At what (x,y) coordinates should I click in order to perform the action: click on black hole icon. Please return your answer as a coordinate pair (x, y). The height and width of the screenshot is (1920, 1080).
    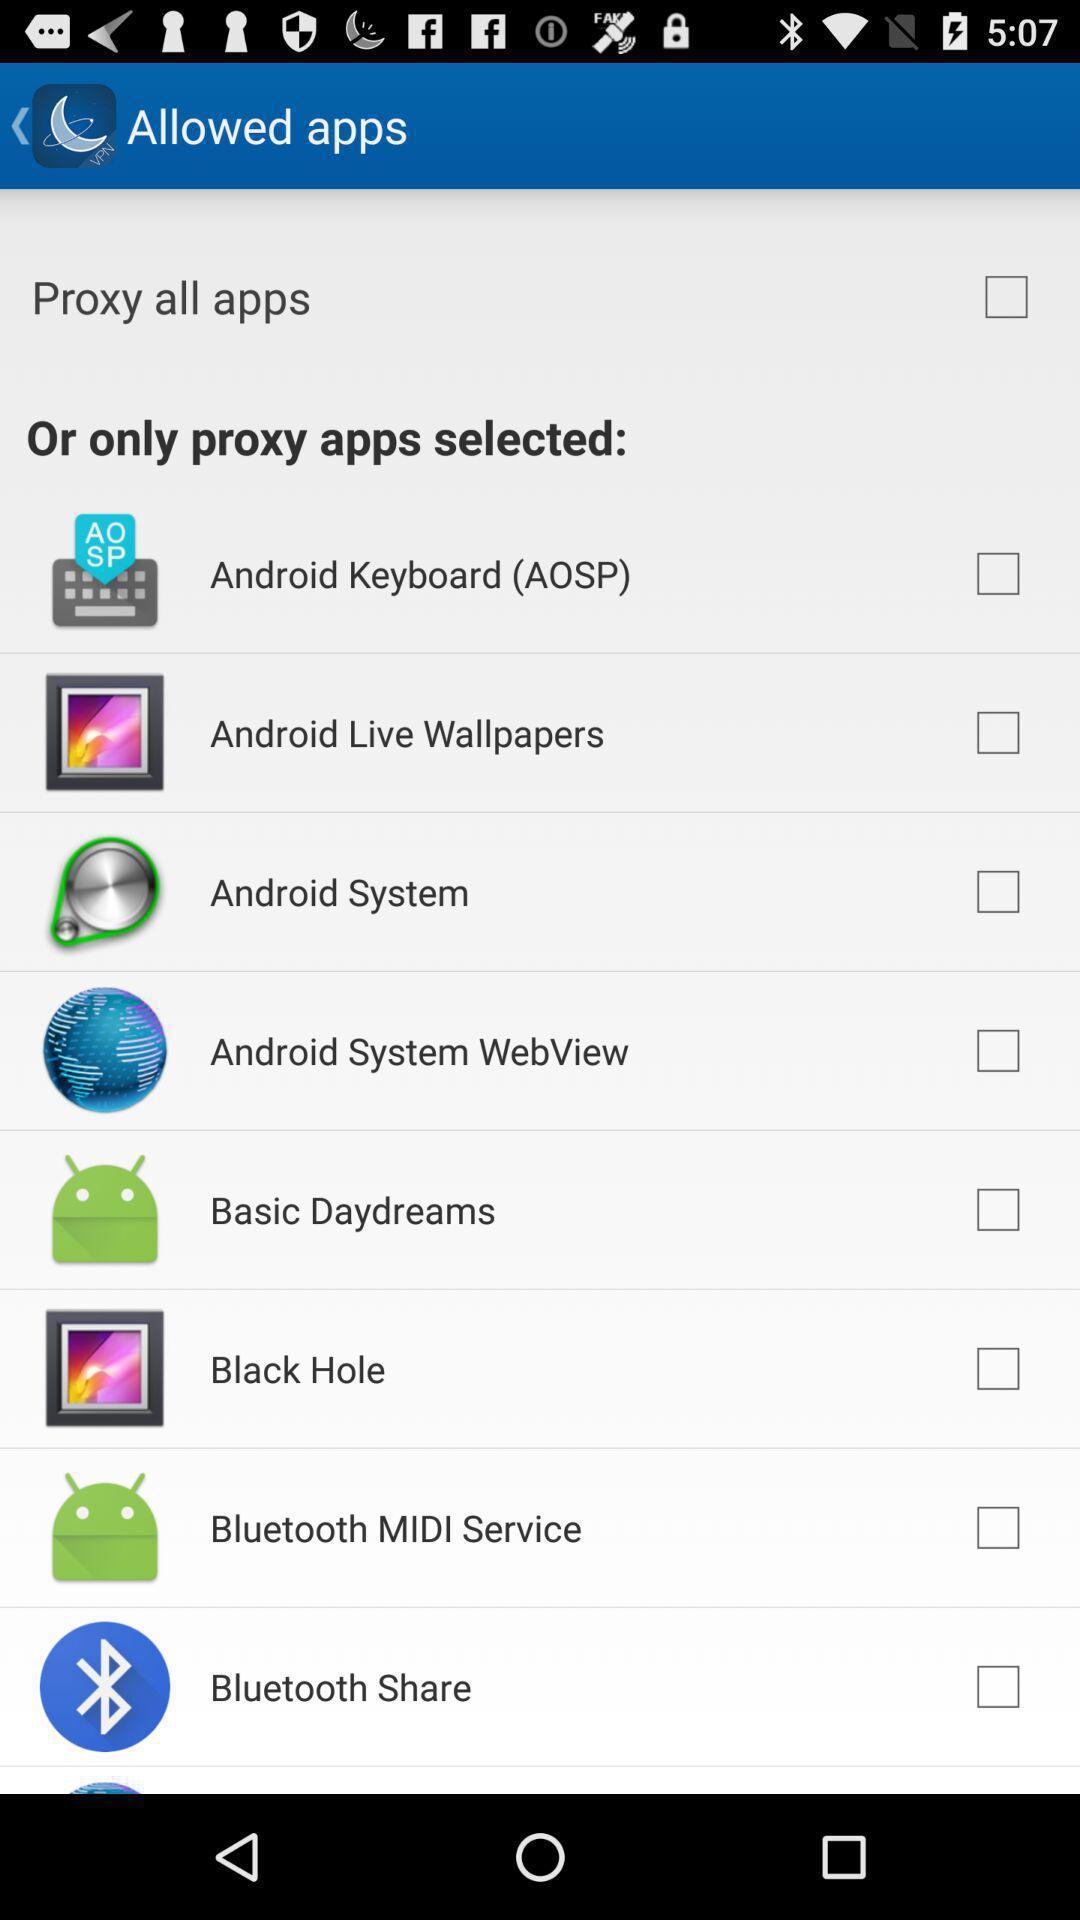
    Looking at the image, I should click on (297, 1367).